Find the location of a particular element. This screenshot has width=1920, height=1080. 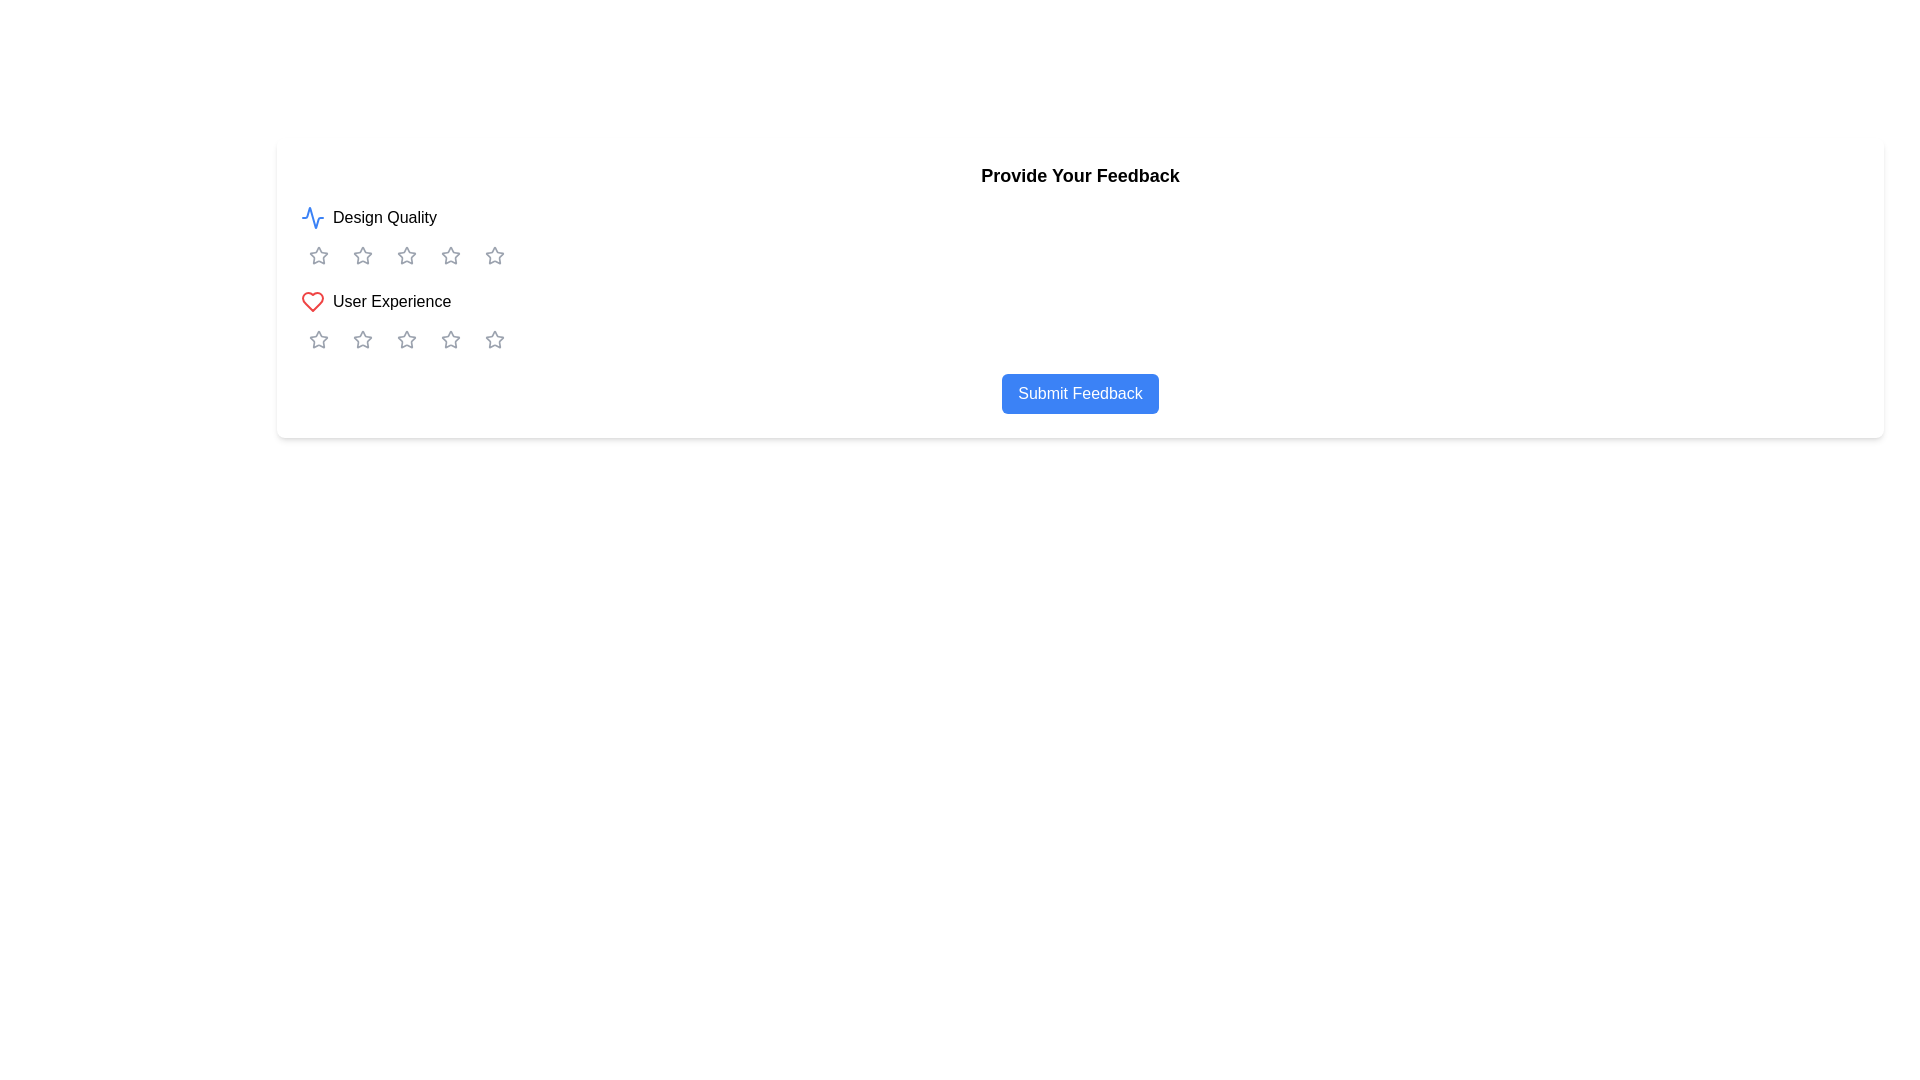

the second star button for the 'Design Quality' rating feature to provide feedback is located at coordinates (363, 254).